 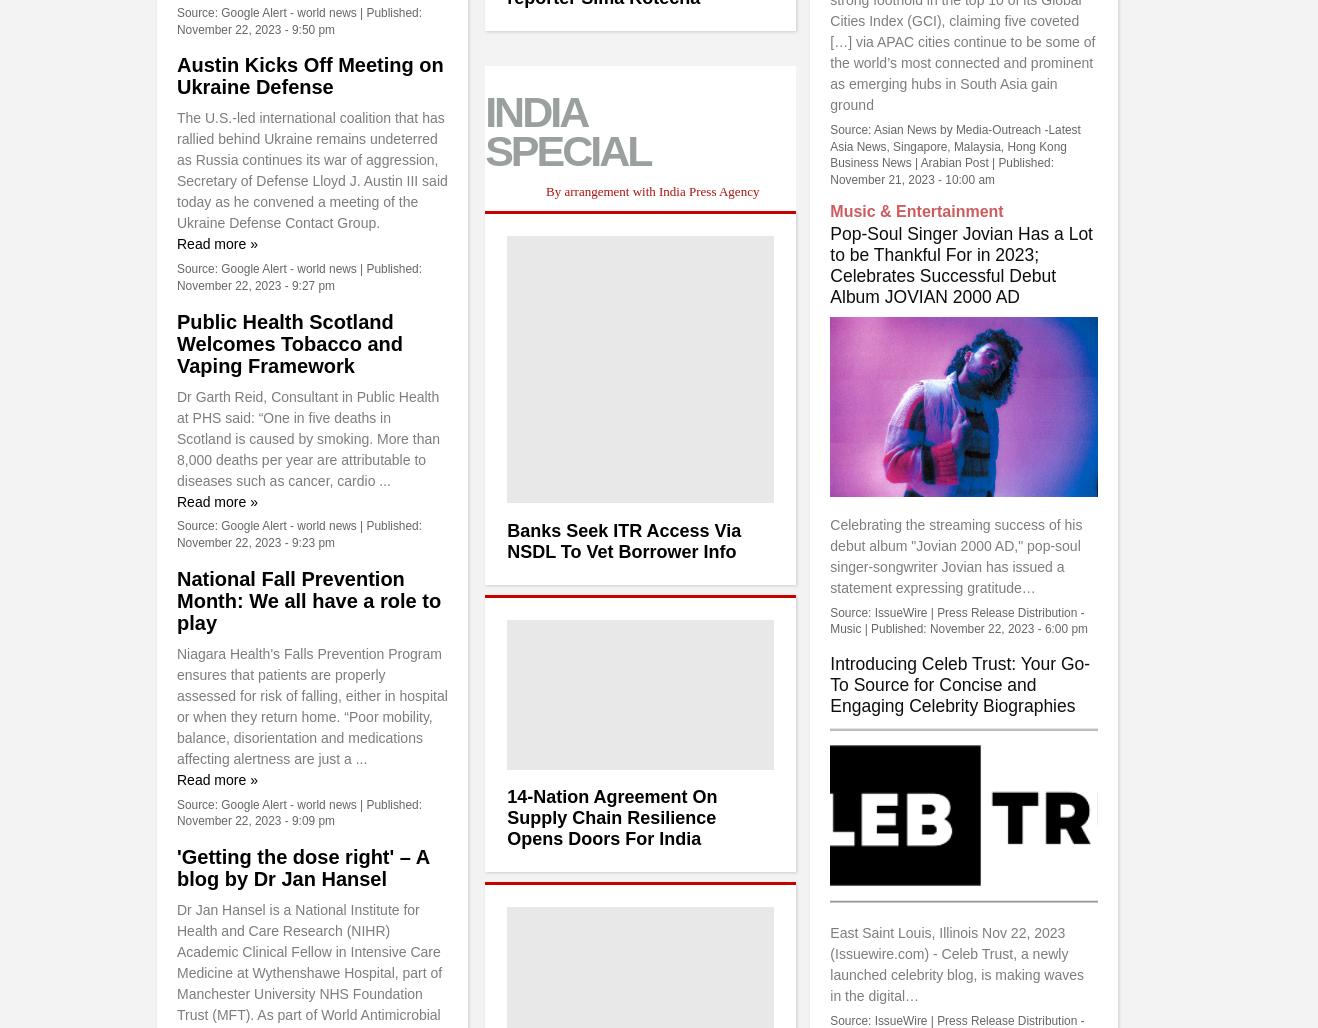 I want to click on 'November 21, 2023 - 10:00 am', so click(x=911, y=178).